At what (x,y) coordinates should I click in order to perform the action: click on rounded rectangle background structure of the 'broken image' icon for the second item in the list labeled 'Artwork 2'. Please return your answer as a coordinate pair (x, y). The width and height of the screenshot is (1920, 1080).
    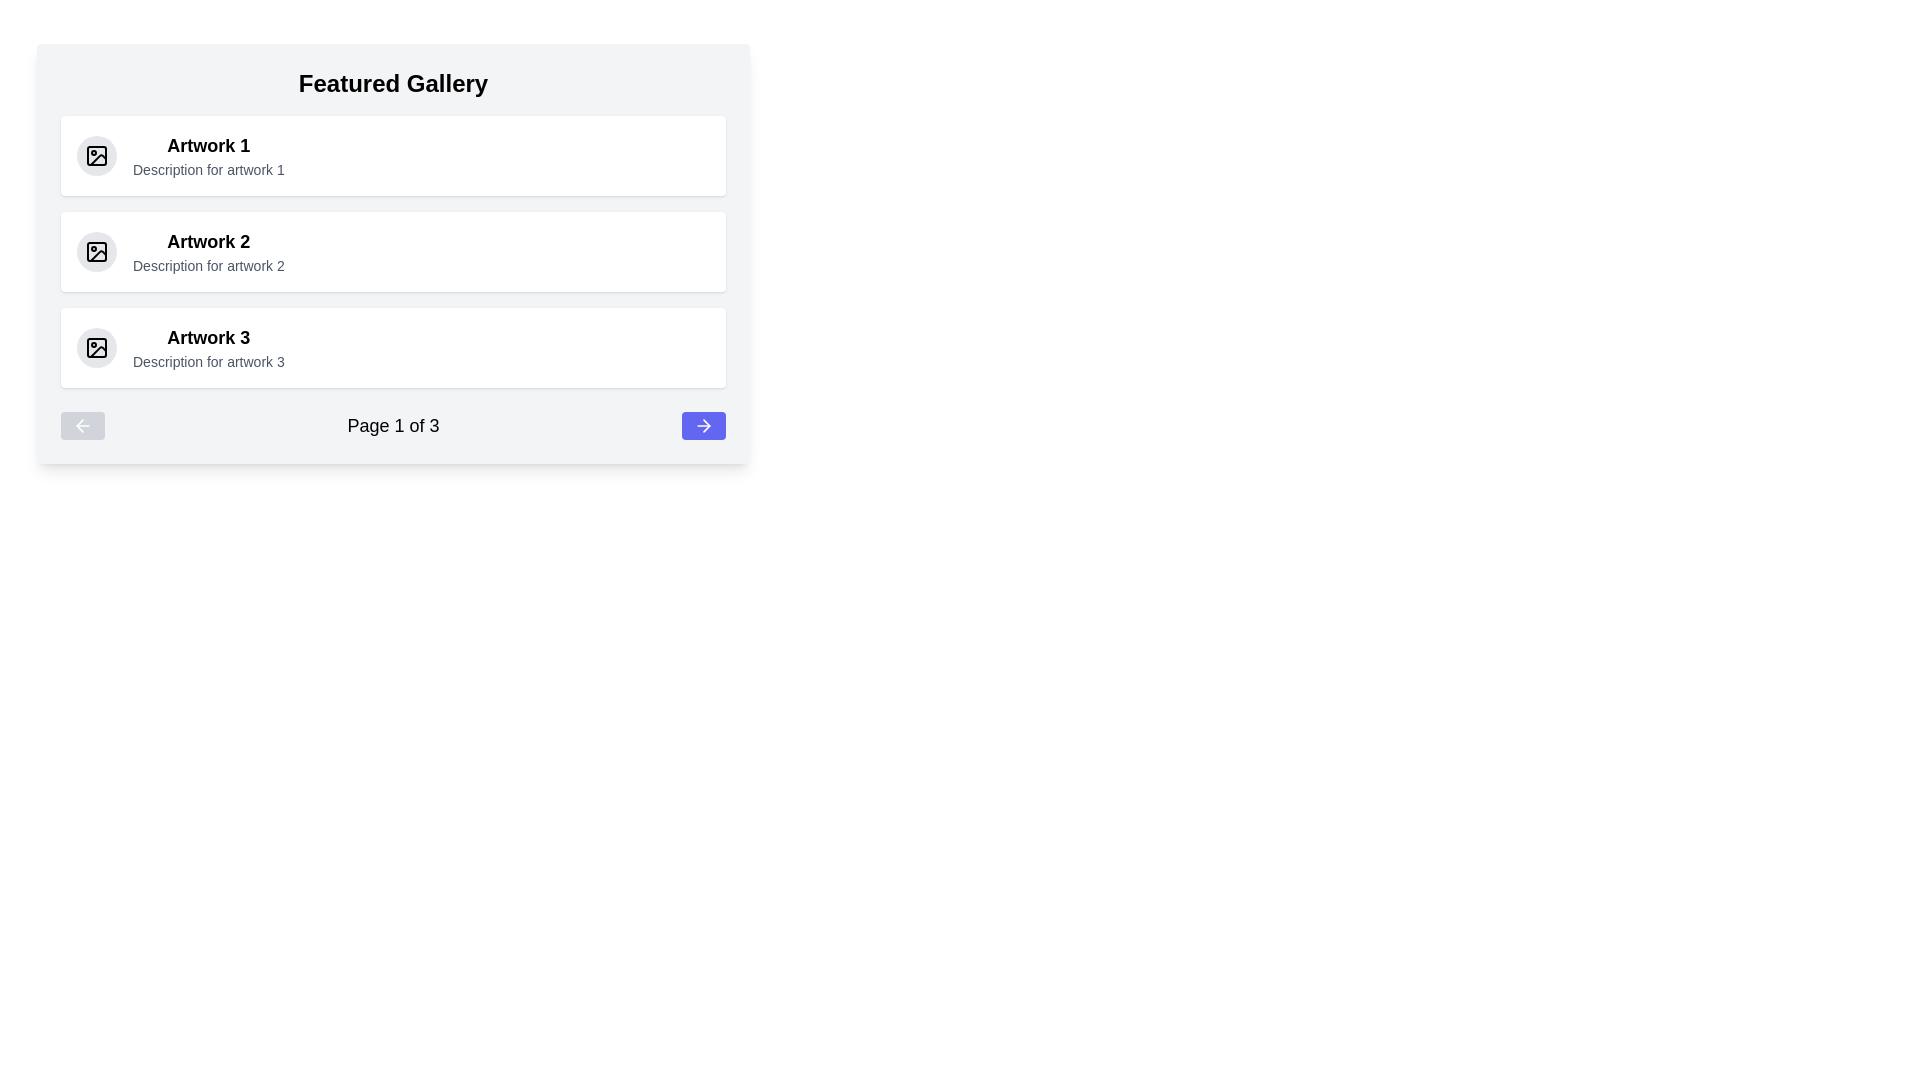
    Looking at the image, I should click on (95, 250).